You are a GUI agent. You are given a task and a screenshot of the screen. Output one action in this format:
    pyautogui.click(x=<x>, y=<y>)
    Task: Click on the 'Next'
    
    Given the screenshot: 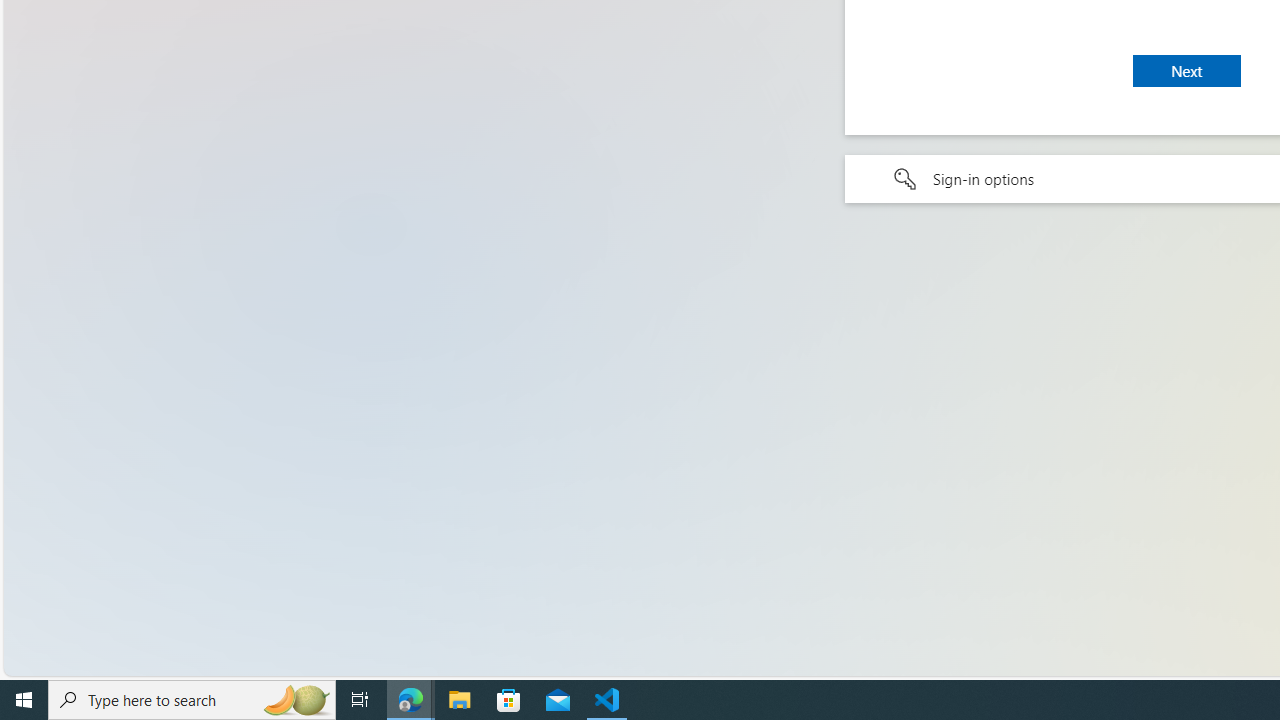 What is the action you would take?
    pyautogui.click(x=1187, y=70)
    